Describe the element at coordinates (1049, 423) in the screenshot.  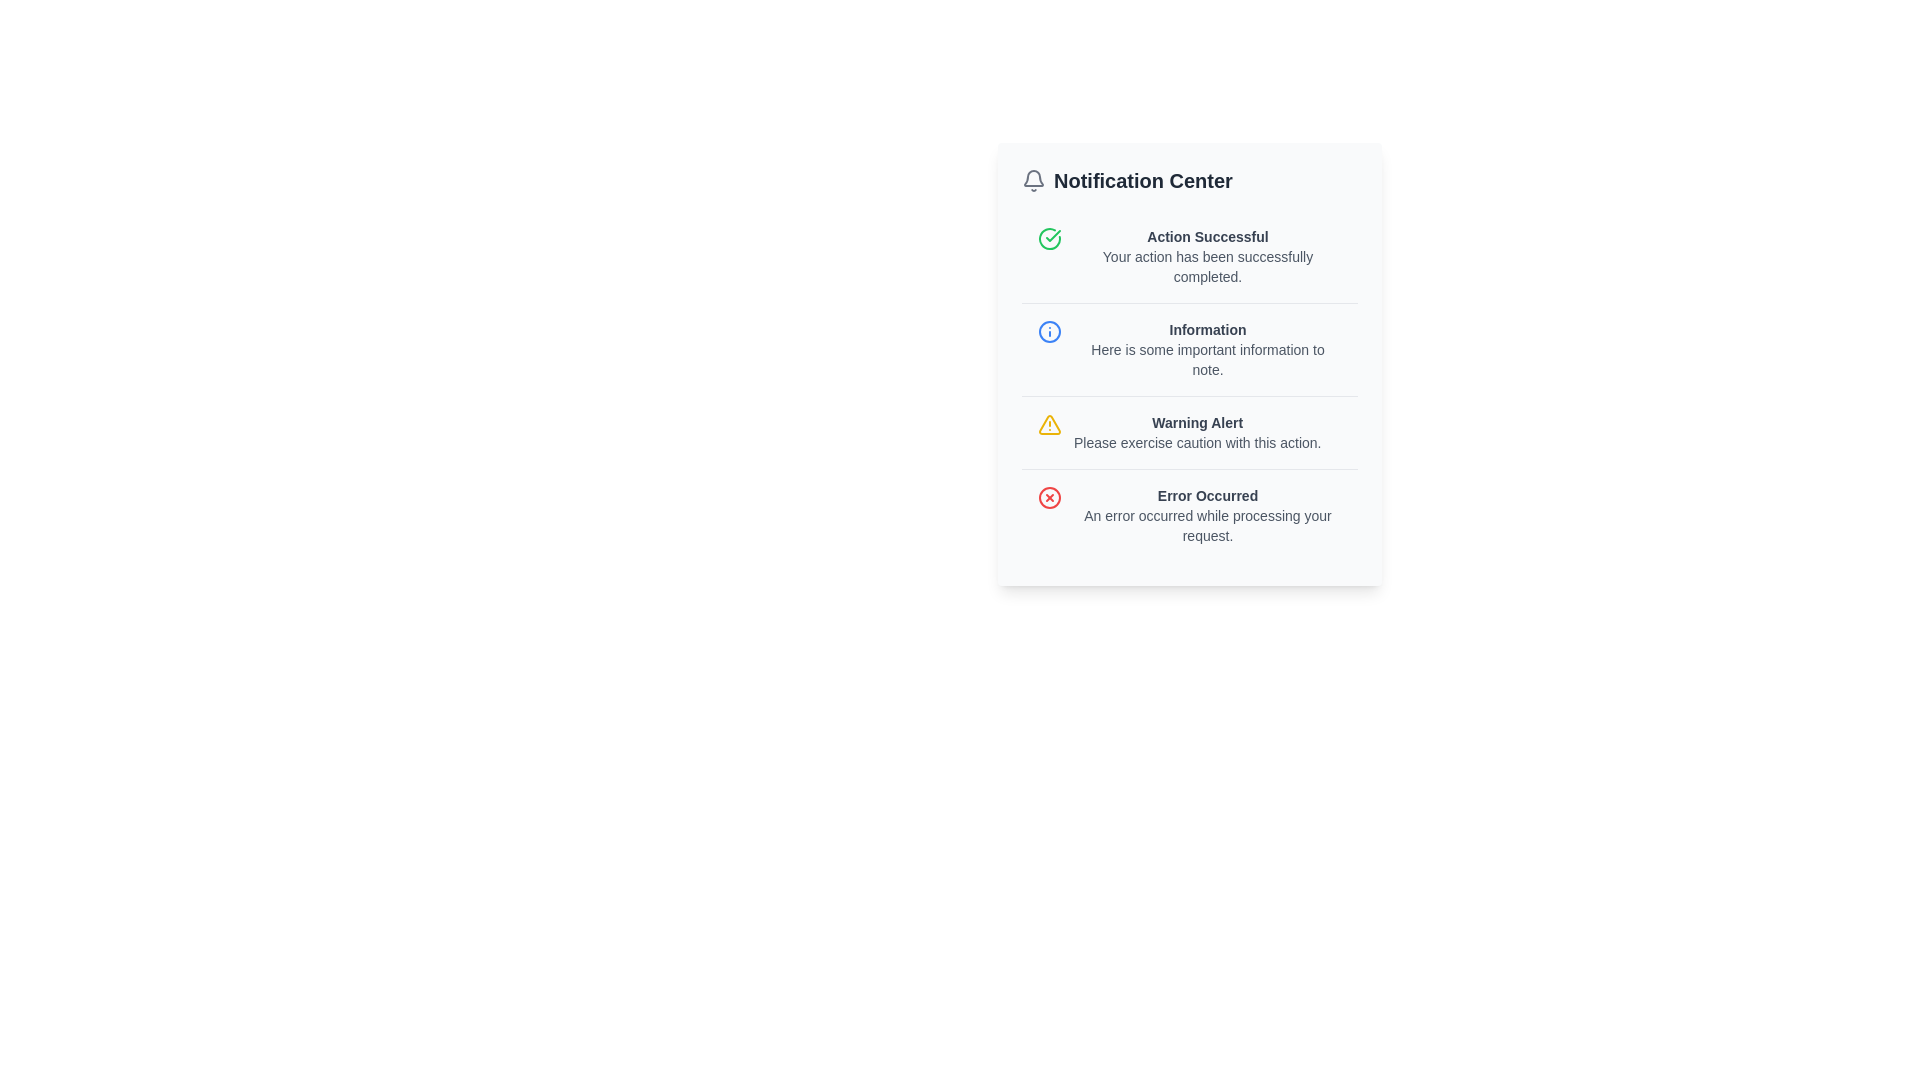
I see `the warning alert icon located to the left of the 'Warning Alert' title in the third notification panel` at that location.